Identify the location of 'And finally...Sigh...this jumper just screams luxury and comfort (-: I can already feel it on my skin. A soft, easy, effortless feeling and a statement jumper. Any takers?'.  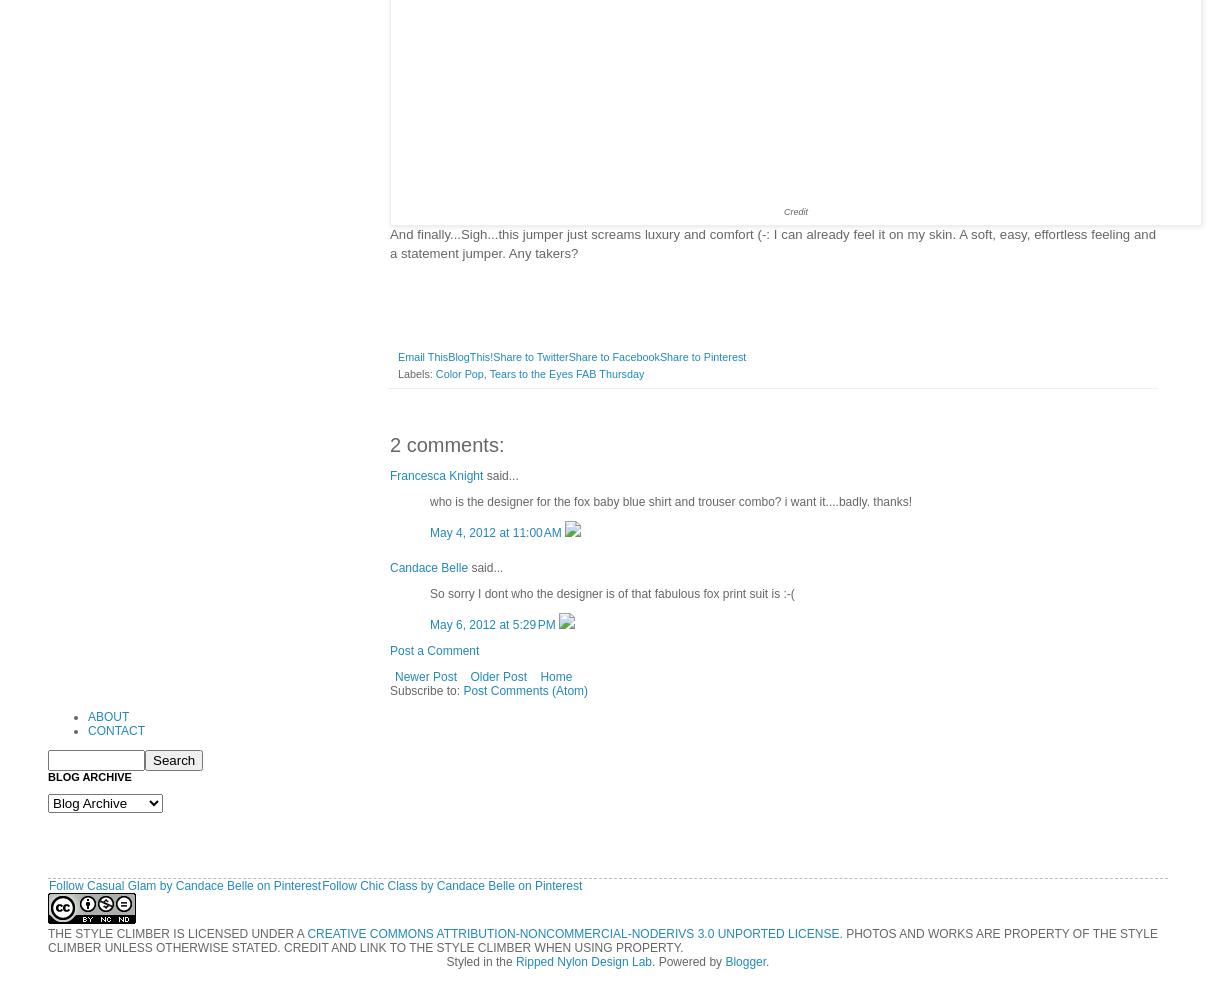
(772, 242).